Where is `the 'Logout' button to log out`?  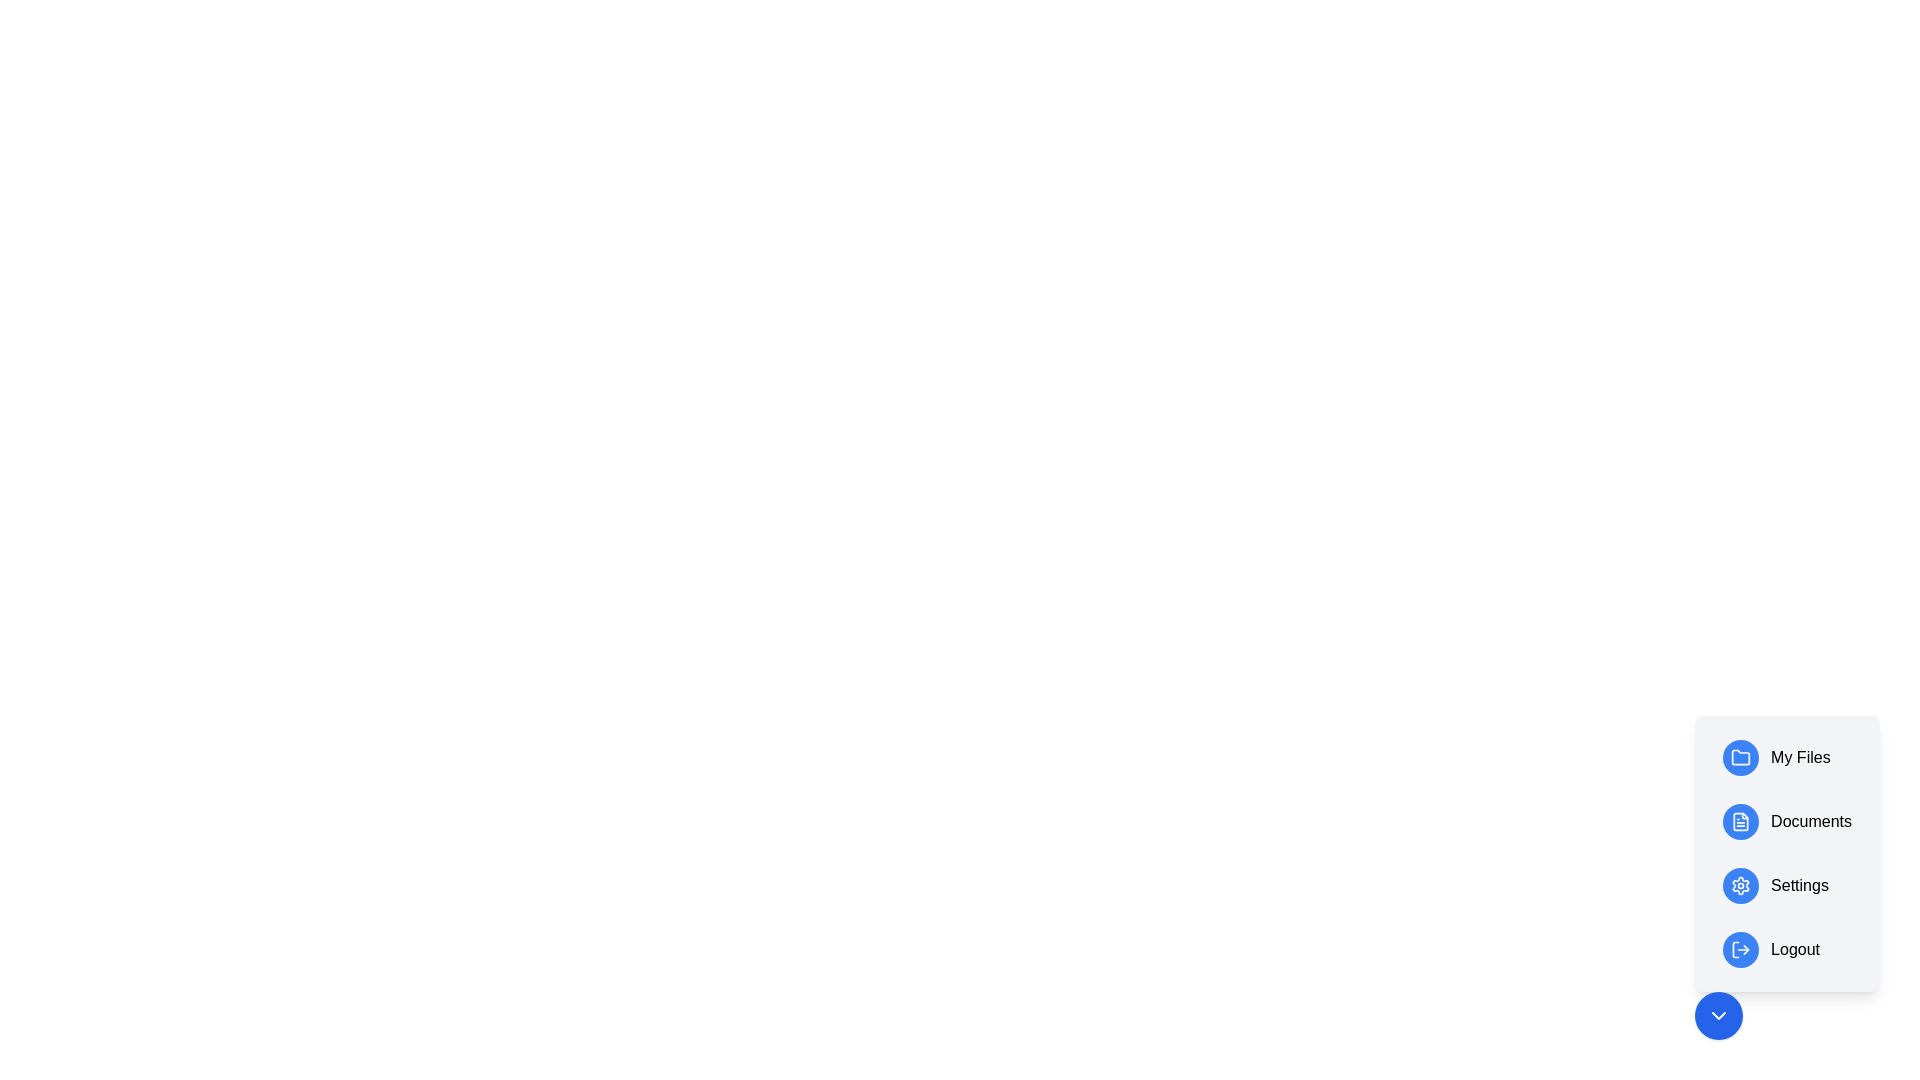 the 'Logout' button to log out is located at coordinates (1787, 948).